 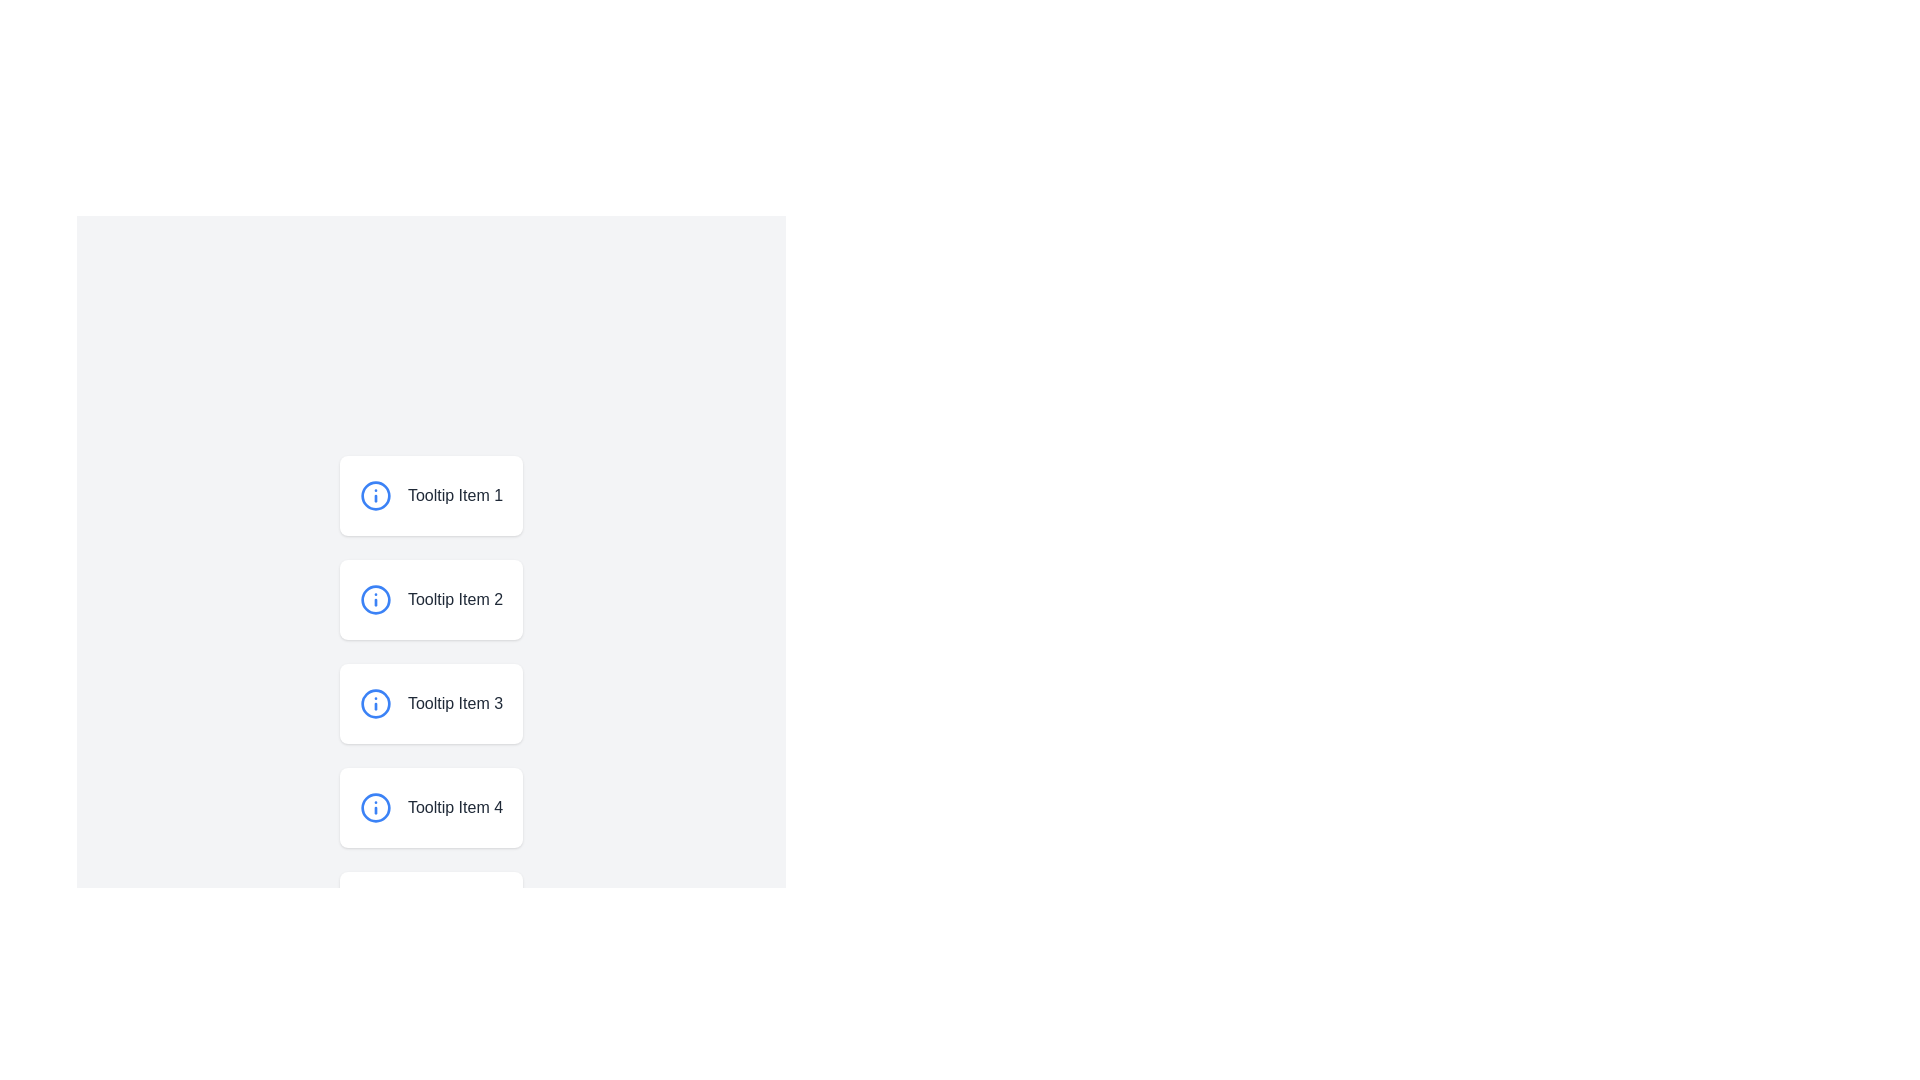 What do you see at coordinates (430, 703) in the screenshot?
I see `to select the List item with an embedded information icon and text label for 'Tooltip Item 3', which is the third item in a vertically aligned list` at bounding box center [430, 703].